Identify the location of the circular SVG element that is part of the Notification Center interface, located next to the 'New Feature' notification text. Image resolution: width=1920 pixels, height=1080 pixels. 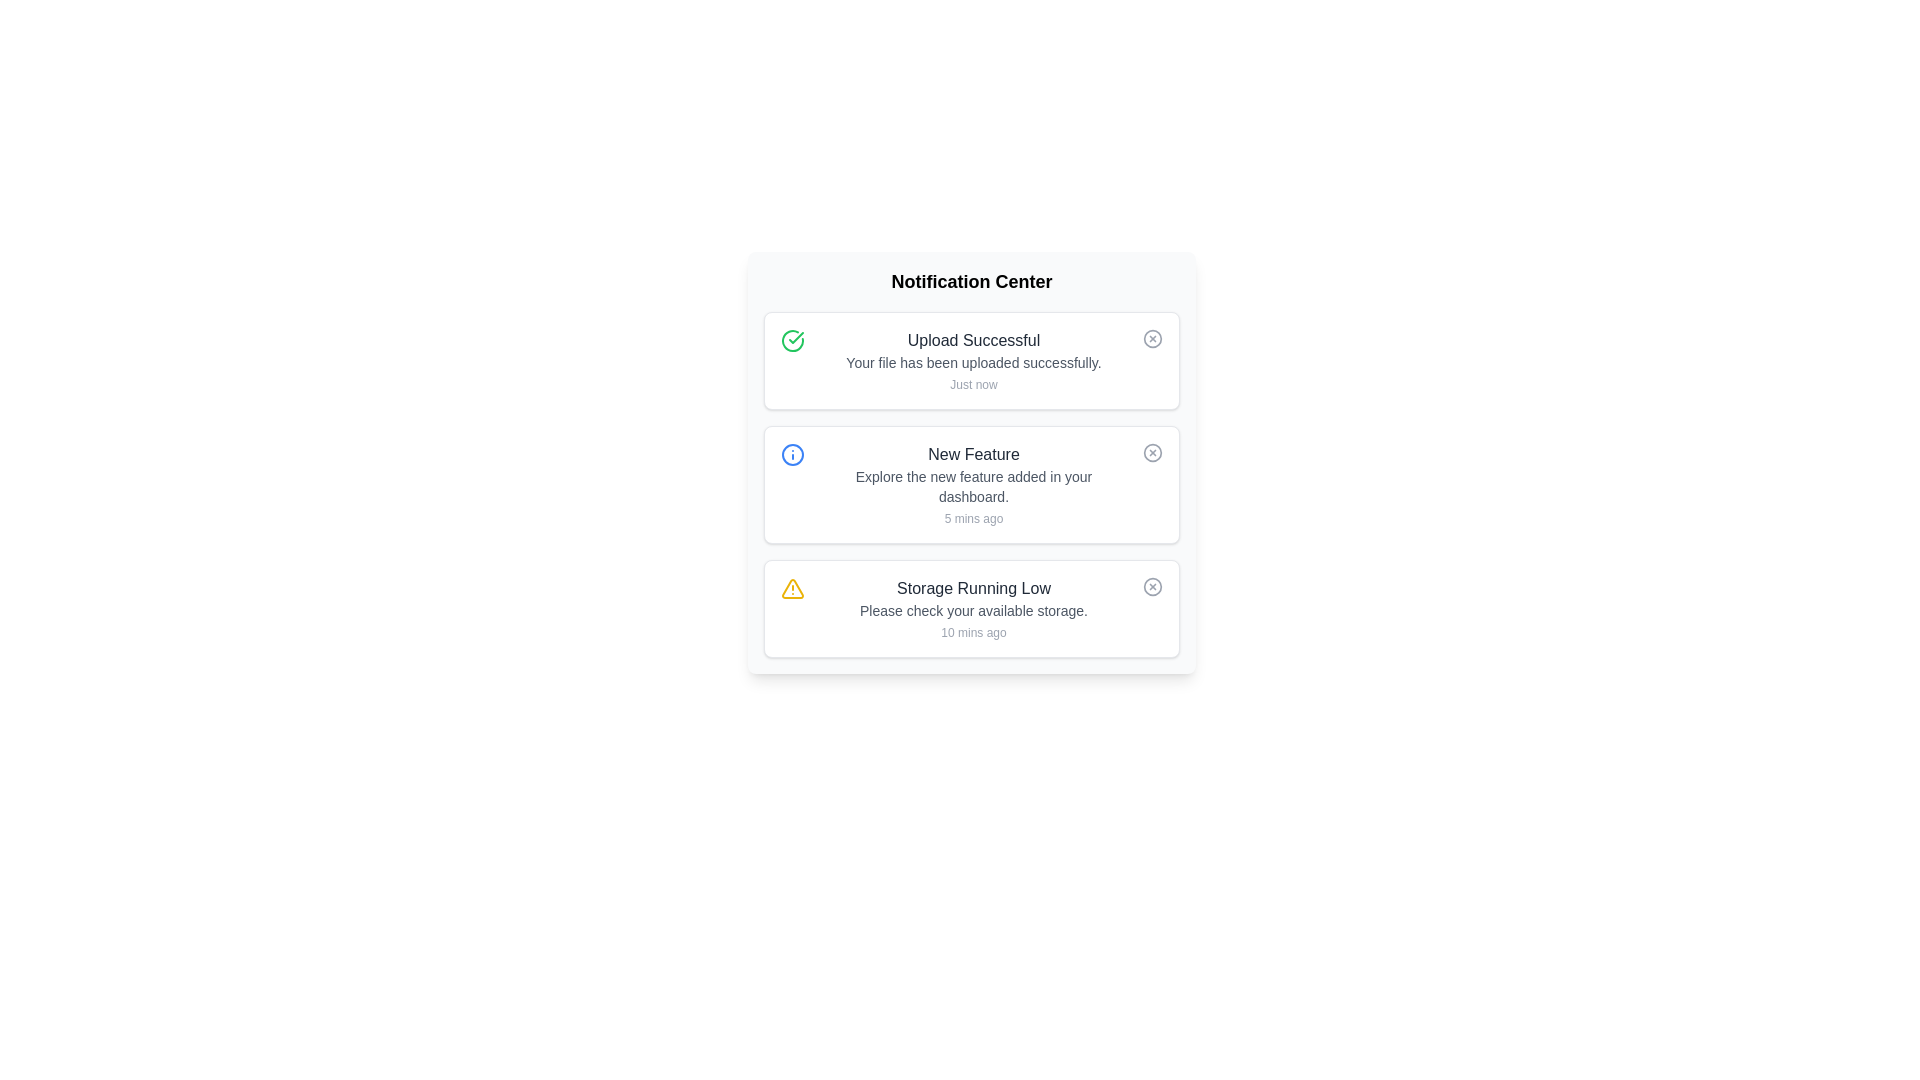
(1152, 452).